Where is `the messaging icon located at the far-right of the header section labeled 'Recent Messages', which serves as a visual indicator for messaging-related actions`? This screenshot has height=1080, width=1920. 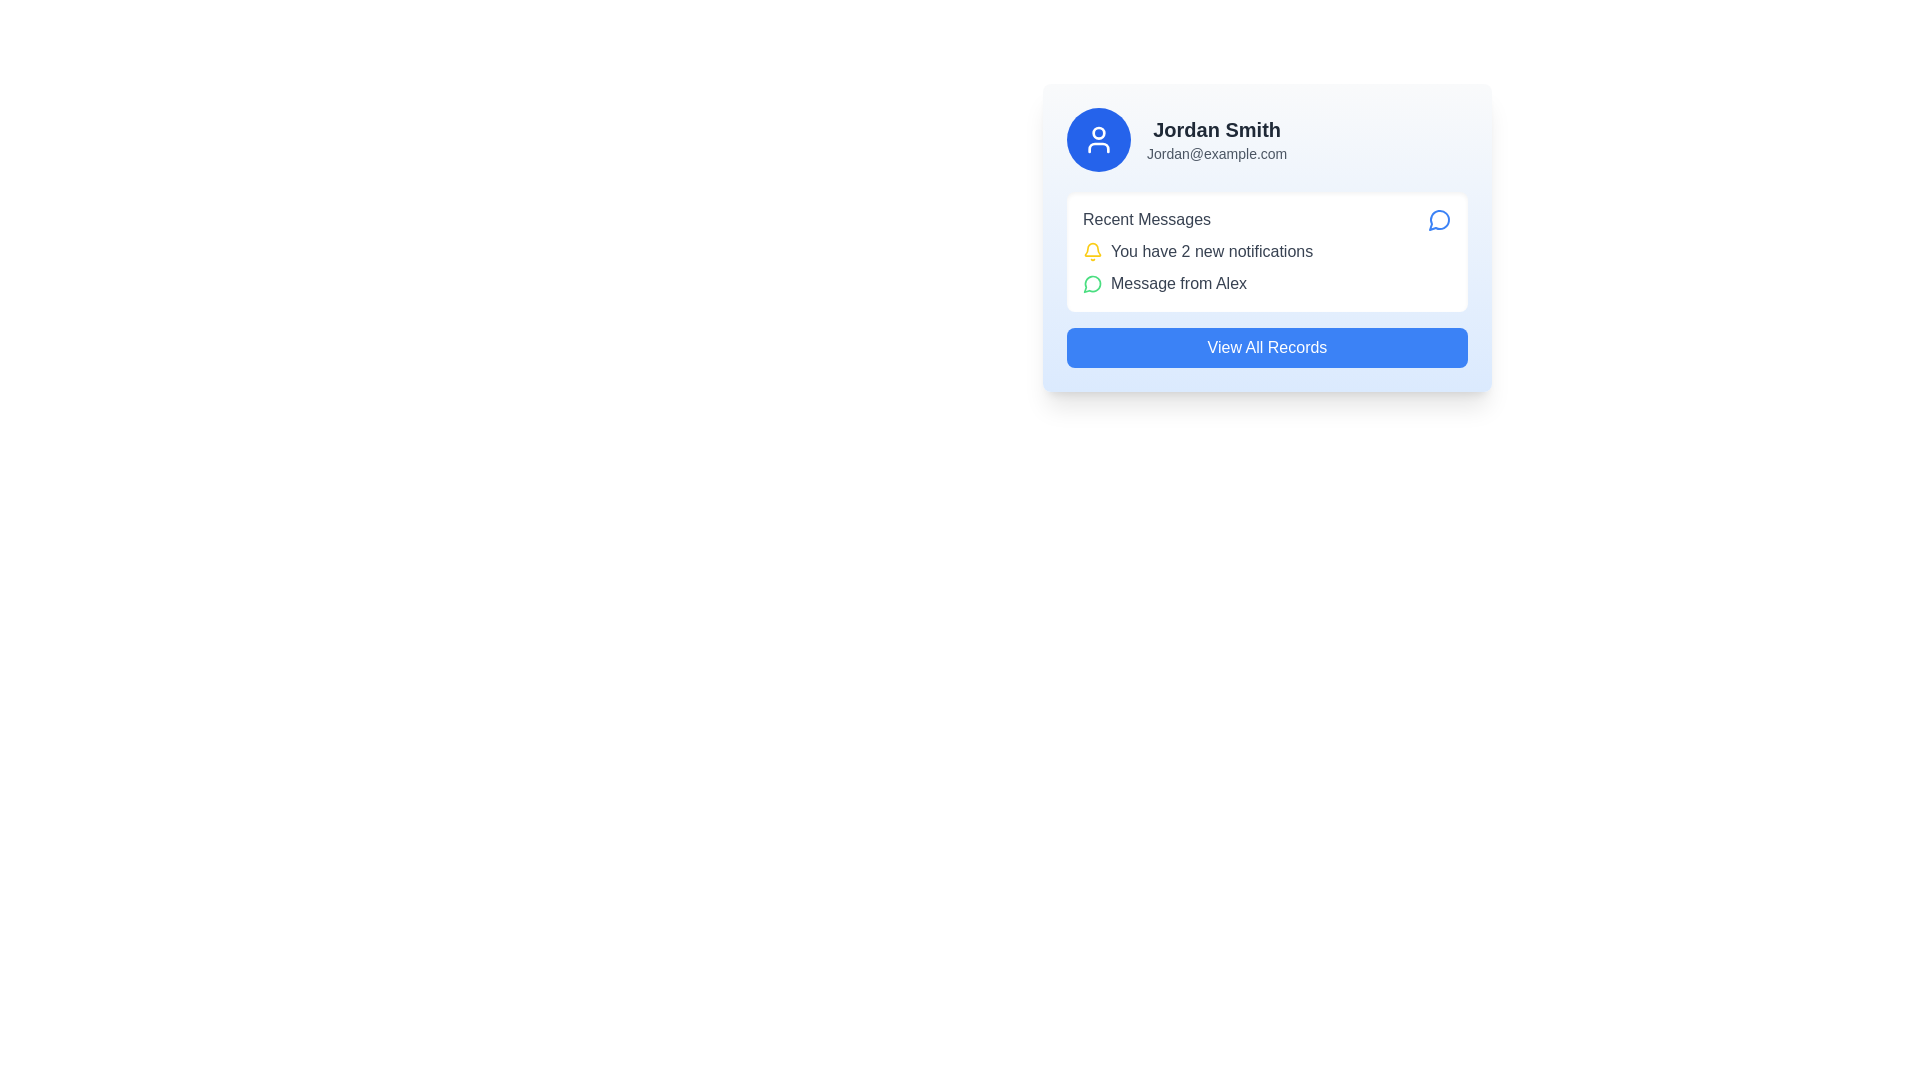
the messaging icon located at the far-right of the header section labeled 'Recent Messages', which serves as a visual indicator for messaging-related actions is located at coordinates (1440, 219).